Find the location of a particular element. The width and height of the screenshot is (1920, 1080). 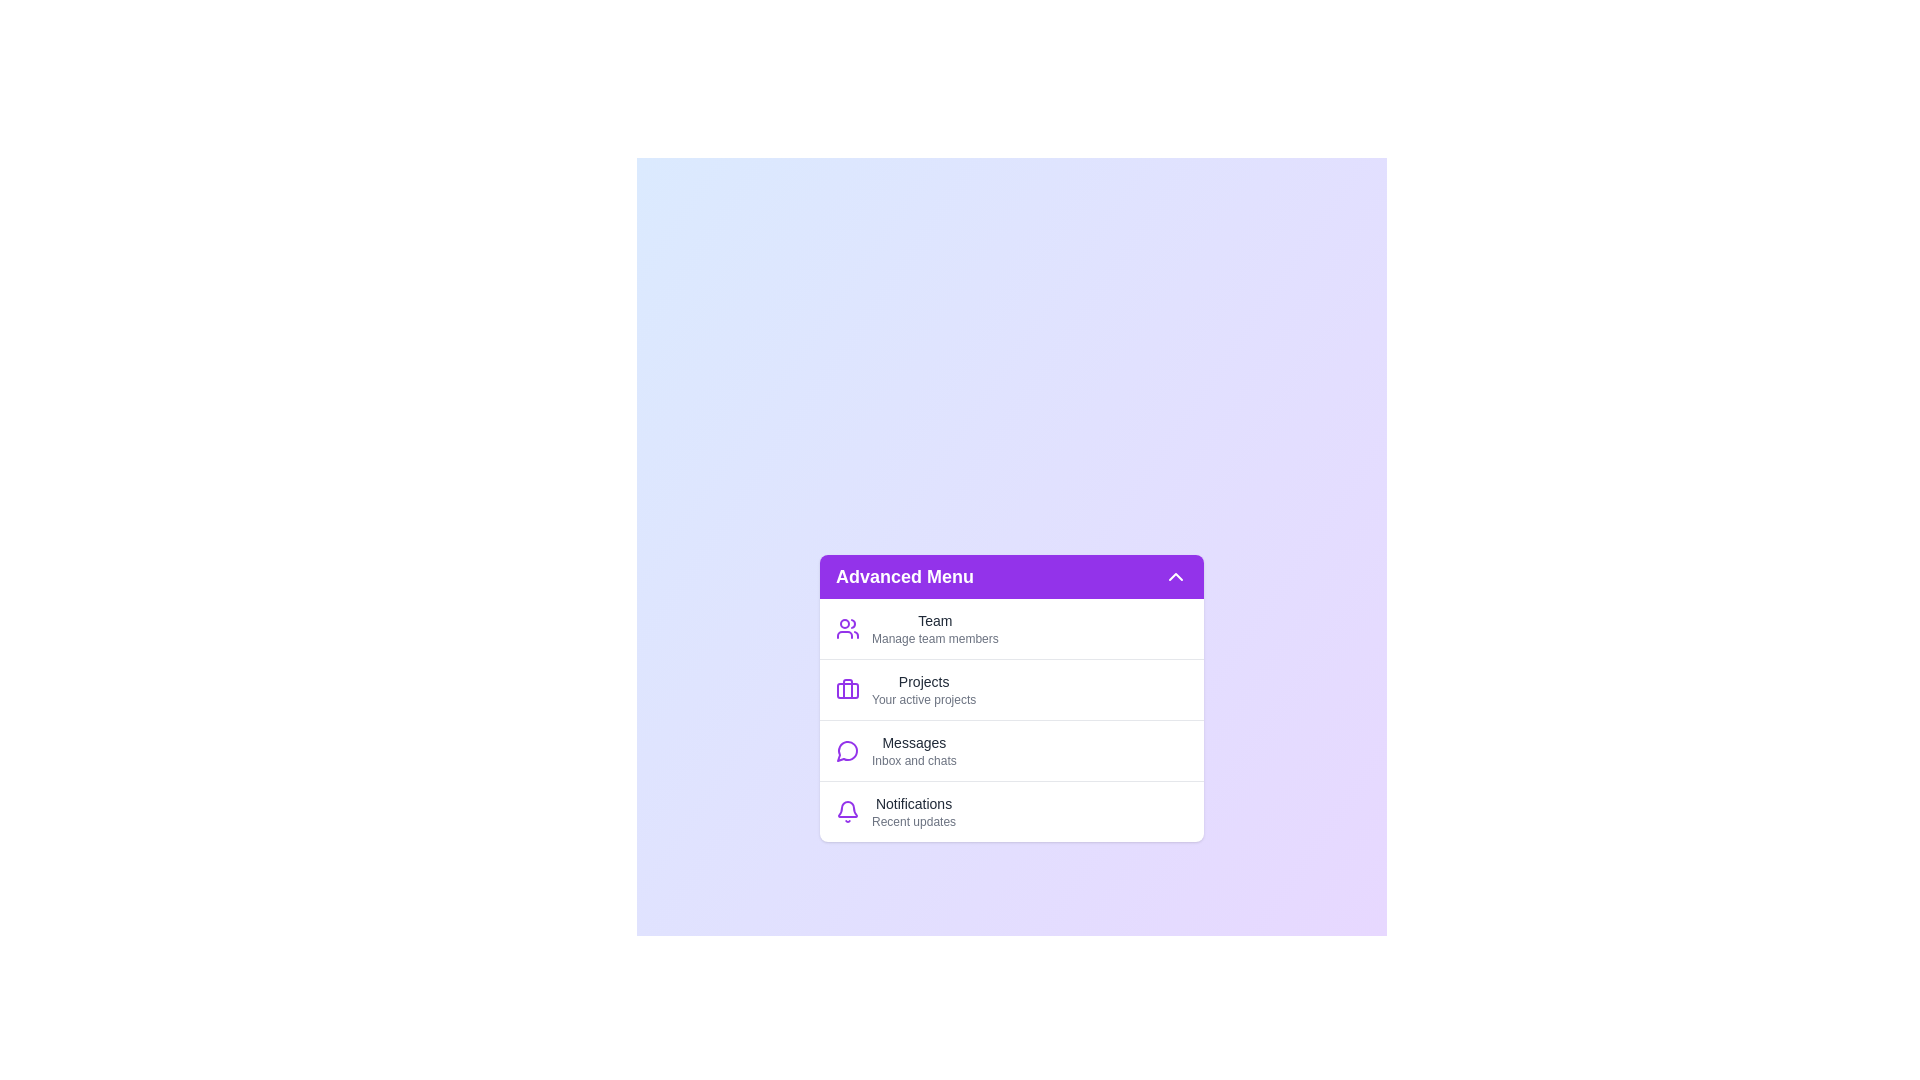

the text of a menu item identified by its label Projects is located at coordinates (923, 688).